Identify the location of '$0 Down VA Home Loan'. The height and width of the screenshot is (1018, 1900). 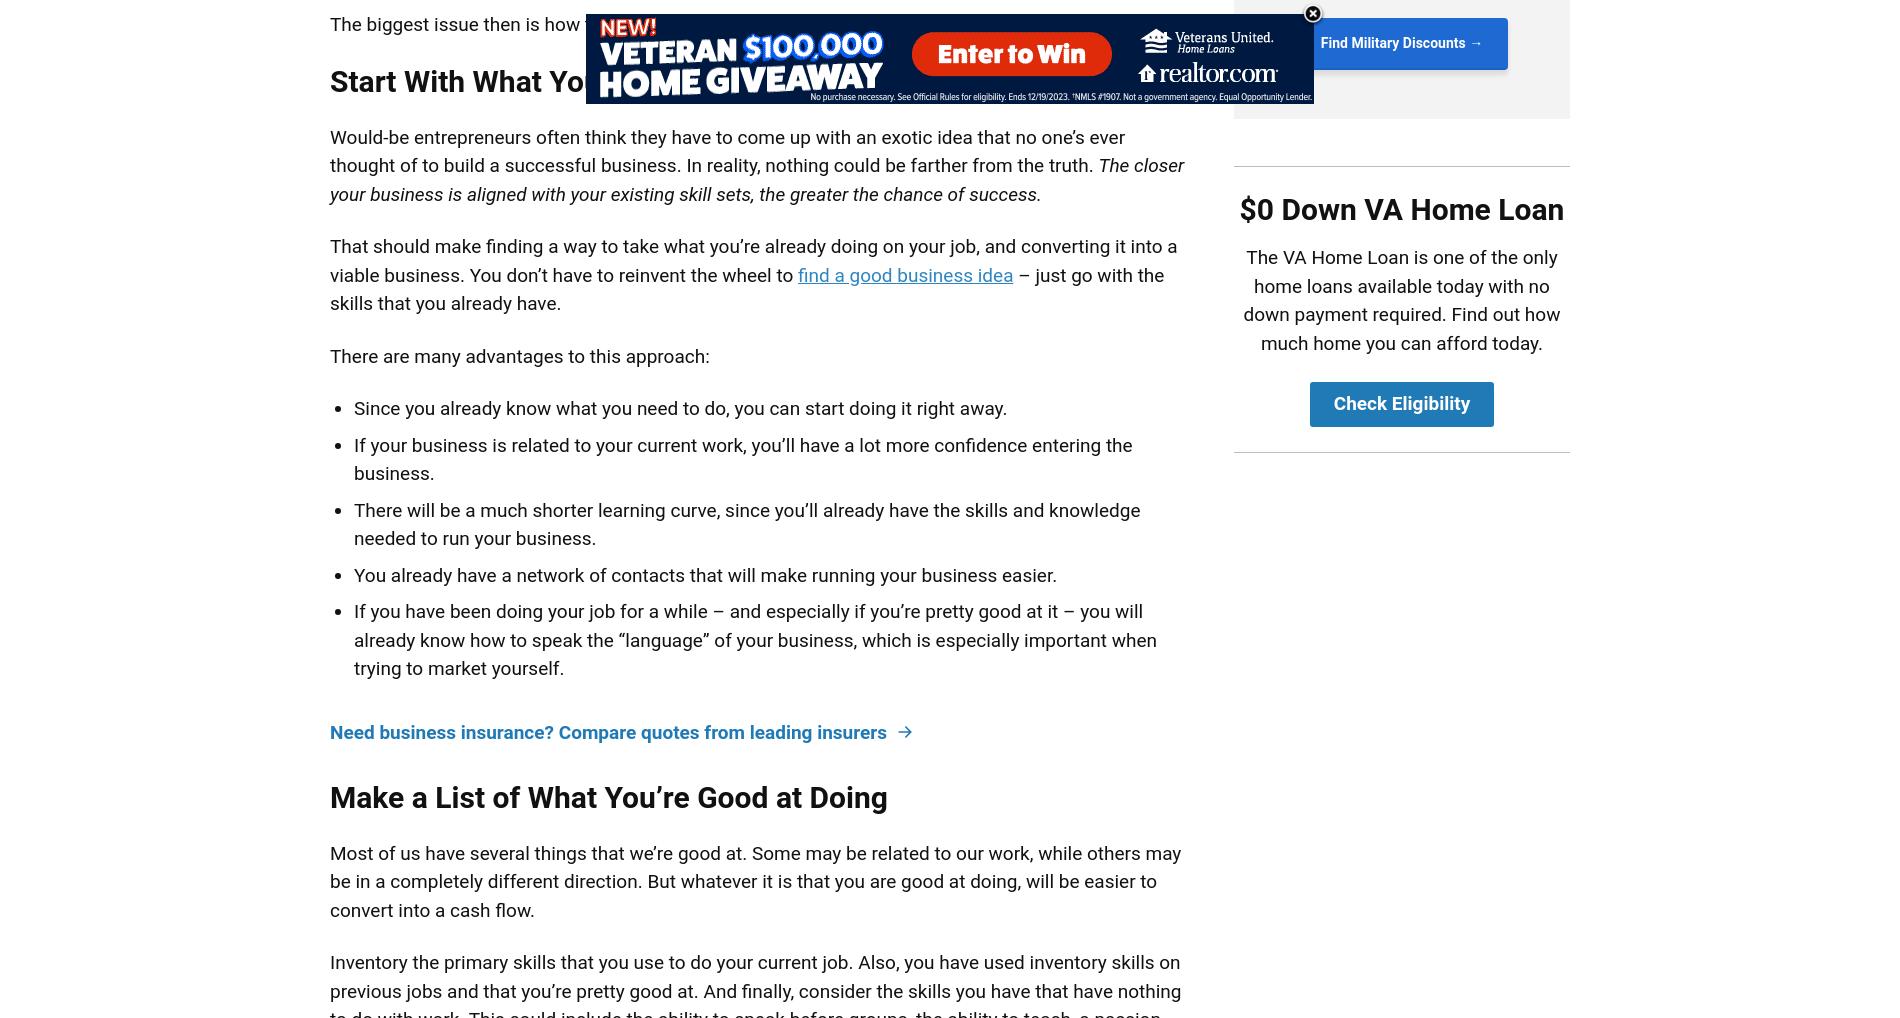
(1400, 208).